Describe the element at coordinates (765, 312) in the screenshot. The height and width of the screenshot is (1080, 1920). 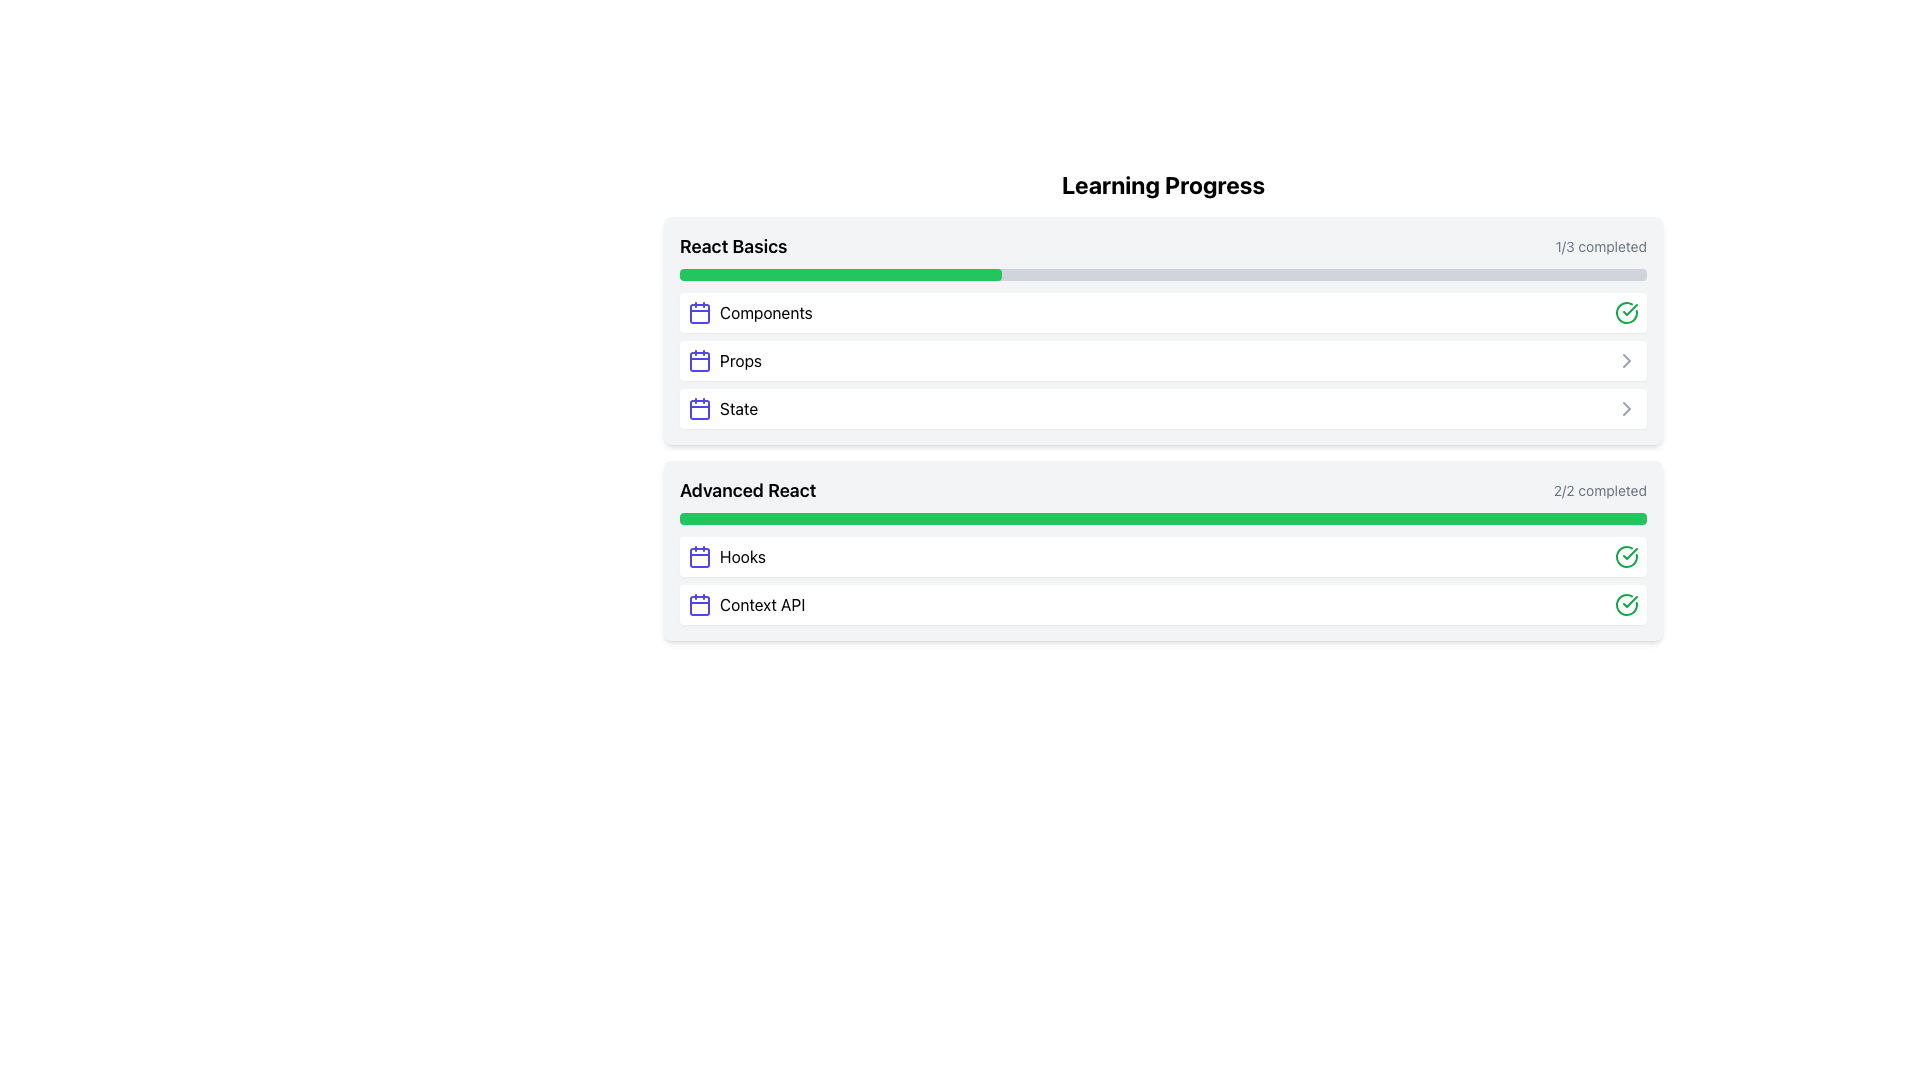
I see `text label that displays 'Components' in the React Basics section, which is horizontally aligned beside a calendar icon` at that location.